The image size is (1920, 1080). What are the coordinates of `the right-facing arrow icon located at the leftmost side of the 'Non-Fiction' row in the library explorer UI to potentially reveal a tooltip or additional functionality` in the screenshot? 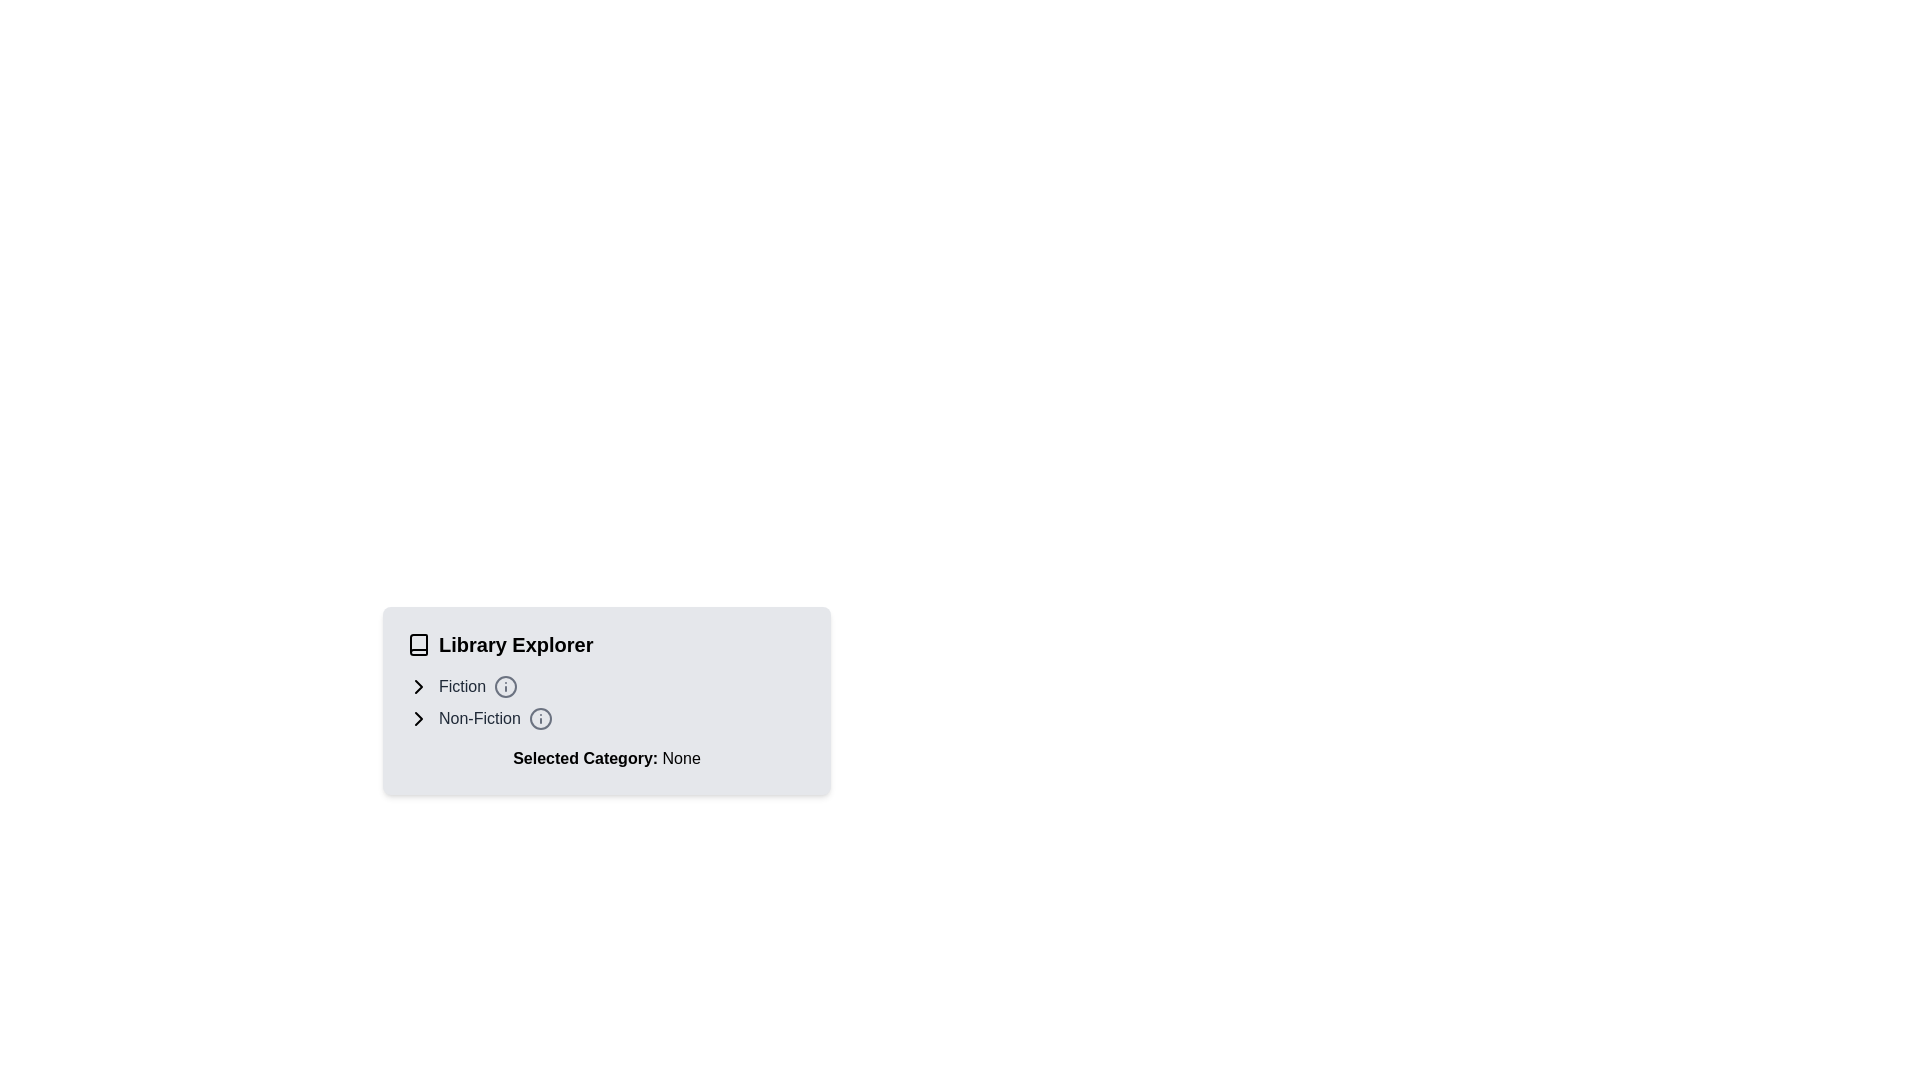 It's located at (417, 717).